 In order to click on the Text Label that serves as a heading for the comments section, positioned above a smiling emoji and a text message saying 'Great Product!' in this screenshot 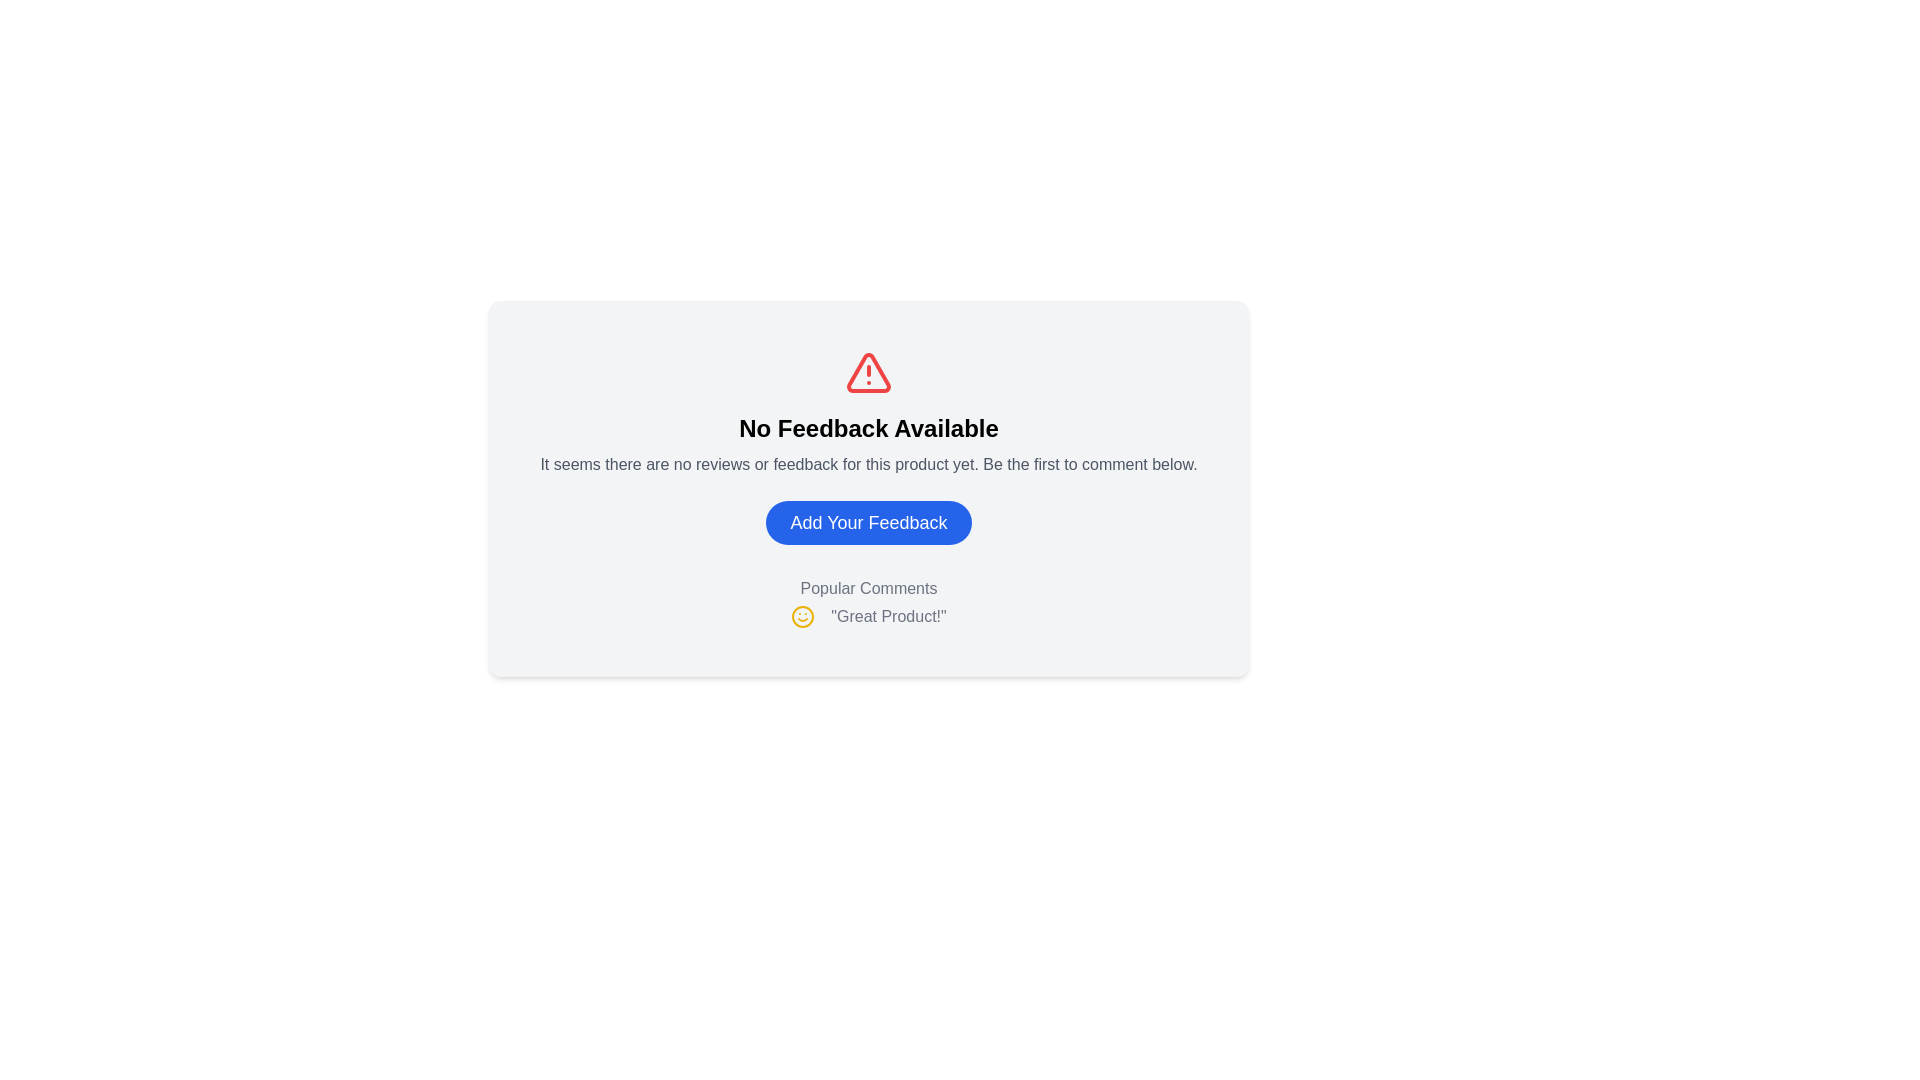, I will do `click(868, 588)`.